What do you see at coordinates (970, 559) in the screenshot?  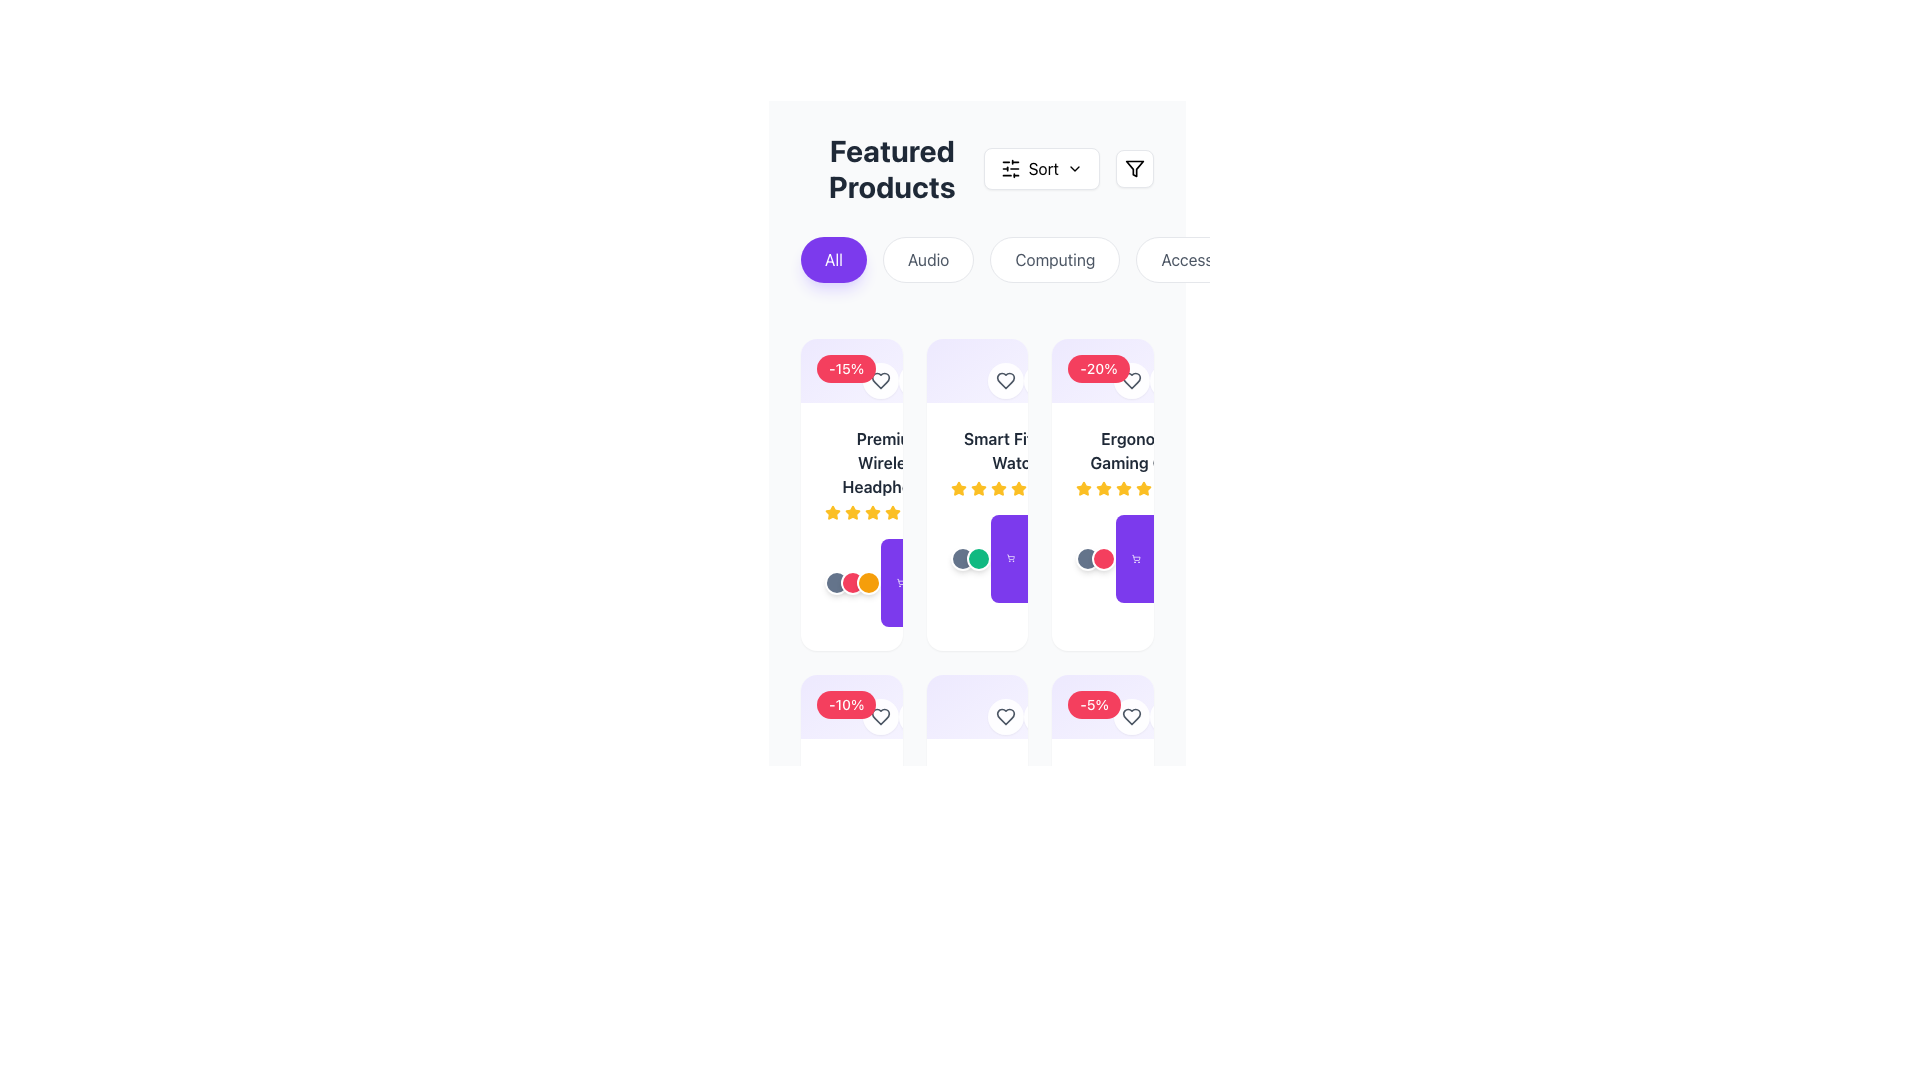 I see `the green circle in the Interactive color selection options located below the rating stars of the 'Smart Fit Watch' card` at bounding box center [970, 559].